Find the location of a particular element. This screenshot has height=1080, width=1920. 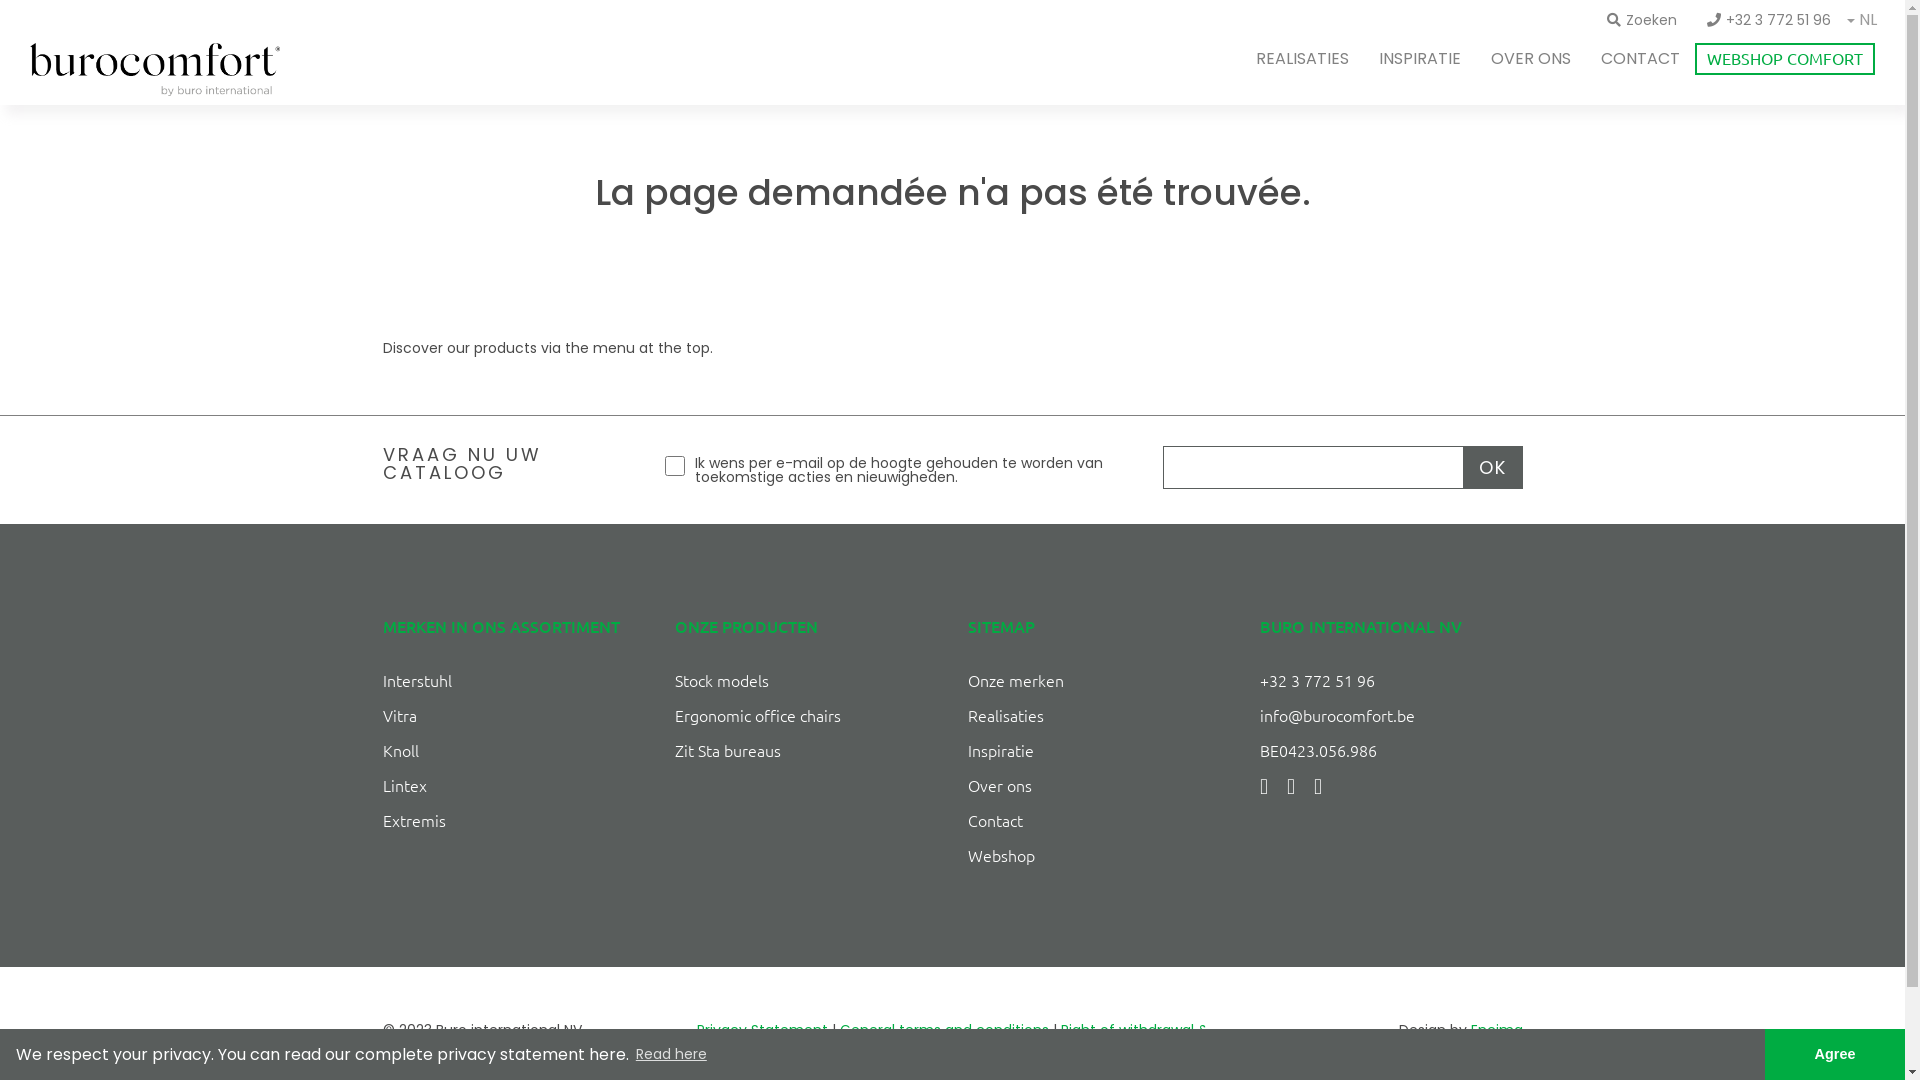

'Lintex' is located at coordinates (402, 784).